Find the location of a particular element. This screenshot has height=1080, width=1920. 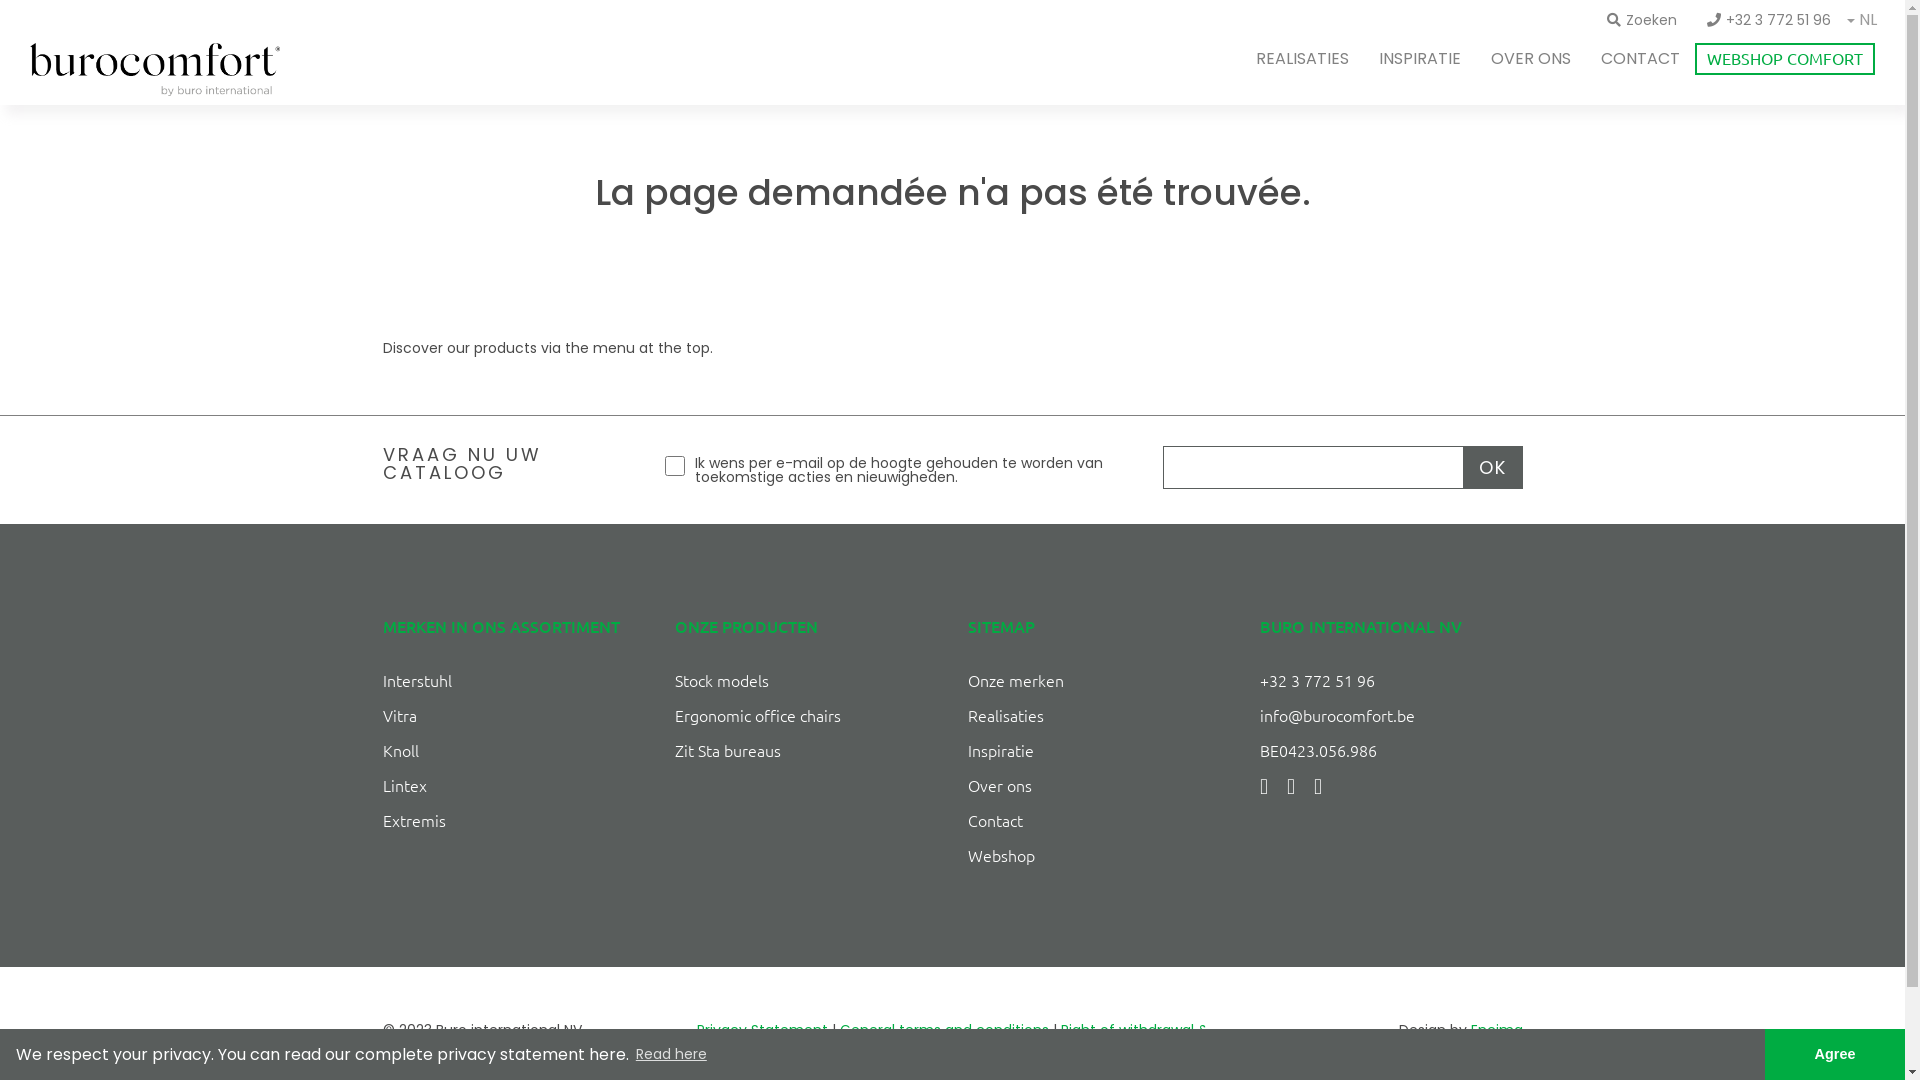

'Lintex' is located at coordinates (402, 784).